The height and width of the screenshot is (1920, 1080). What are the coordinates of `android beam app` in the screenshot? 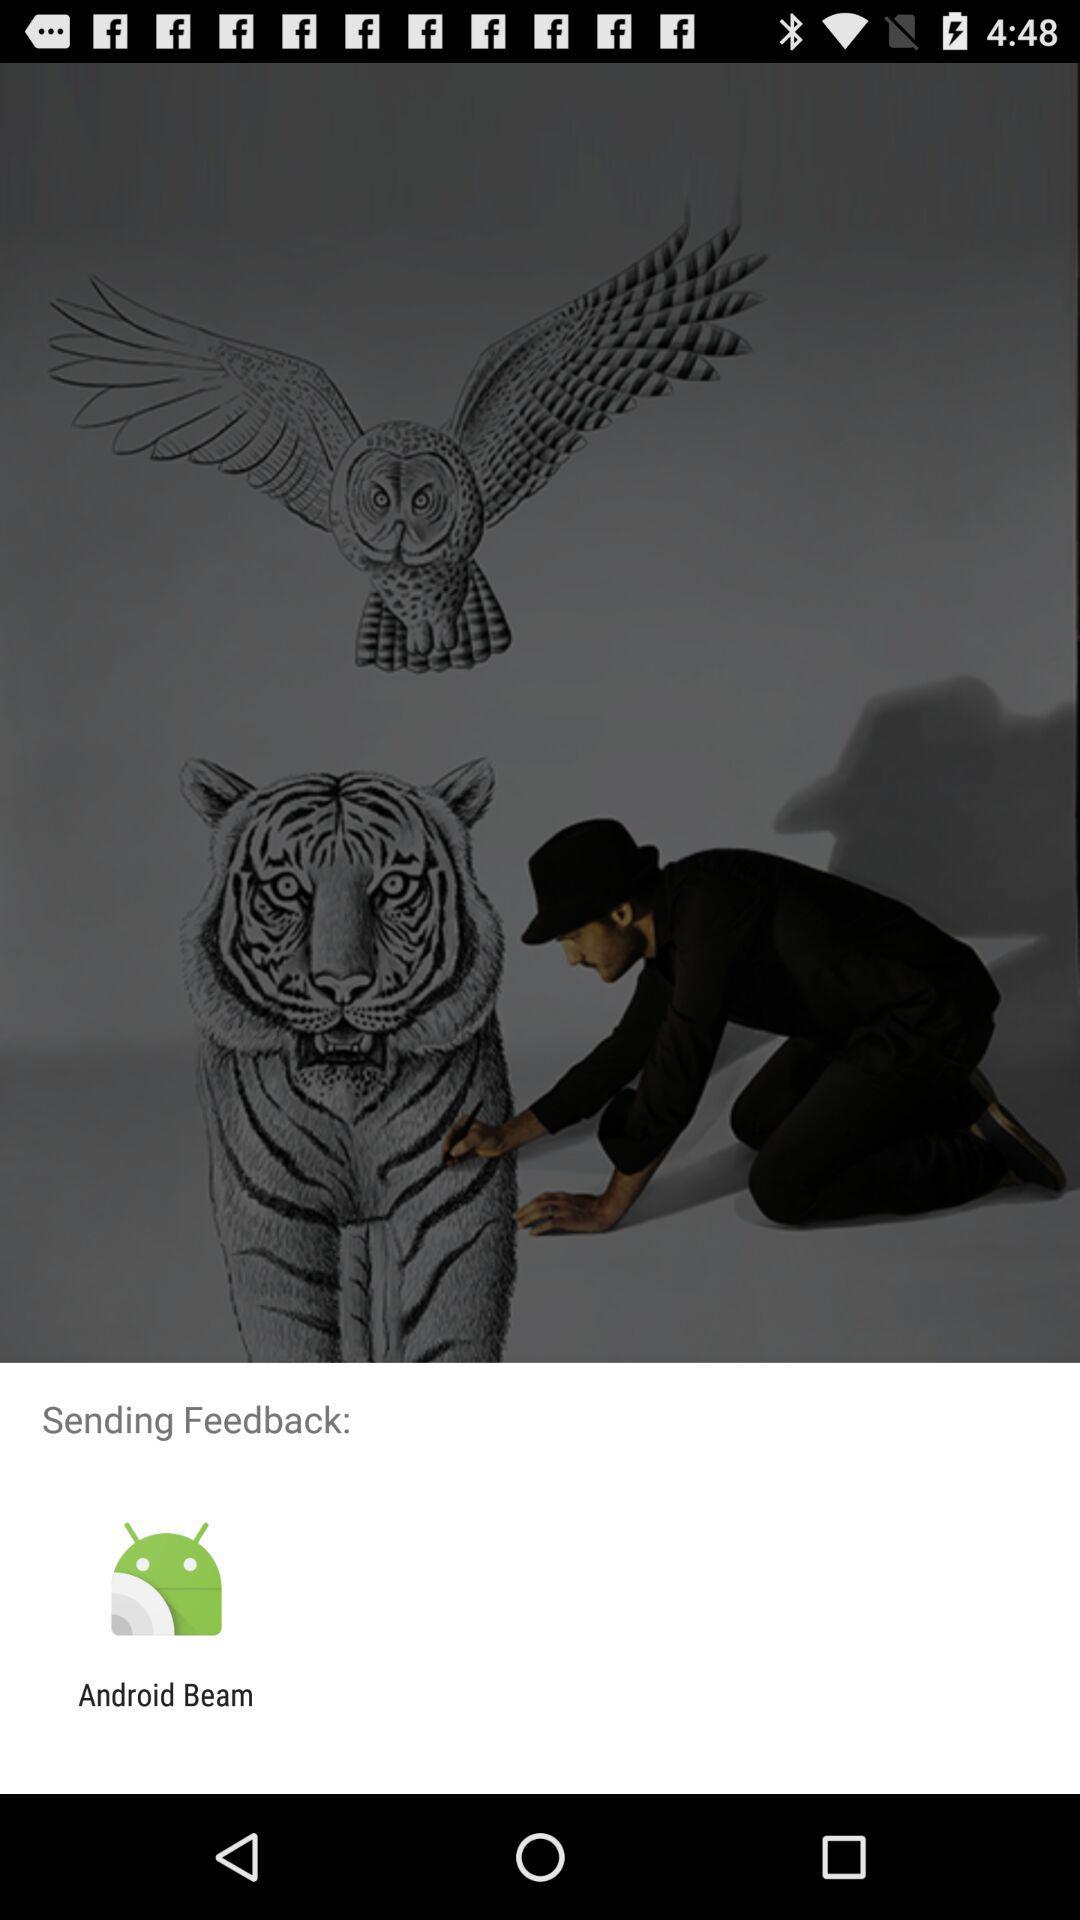 It's located at (165, 1711).